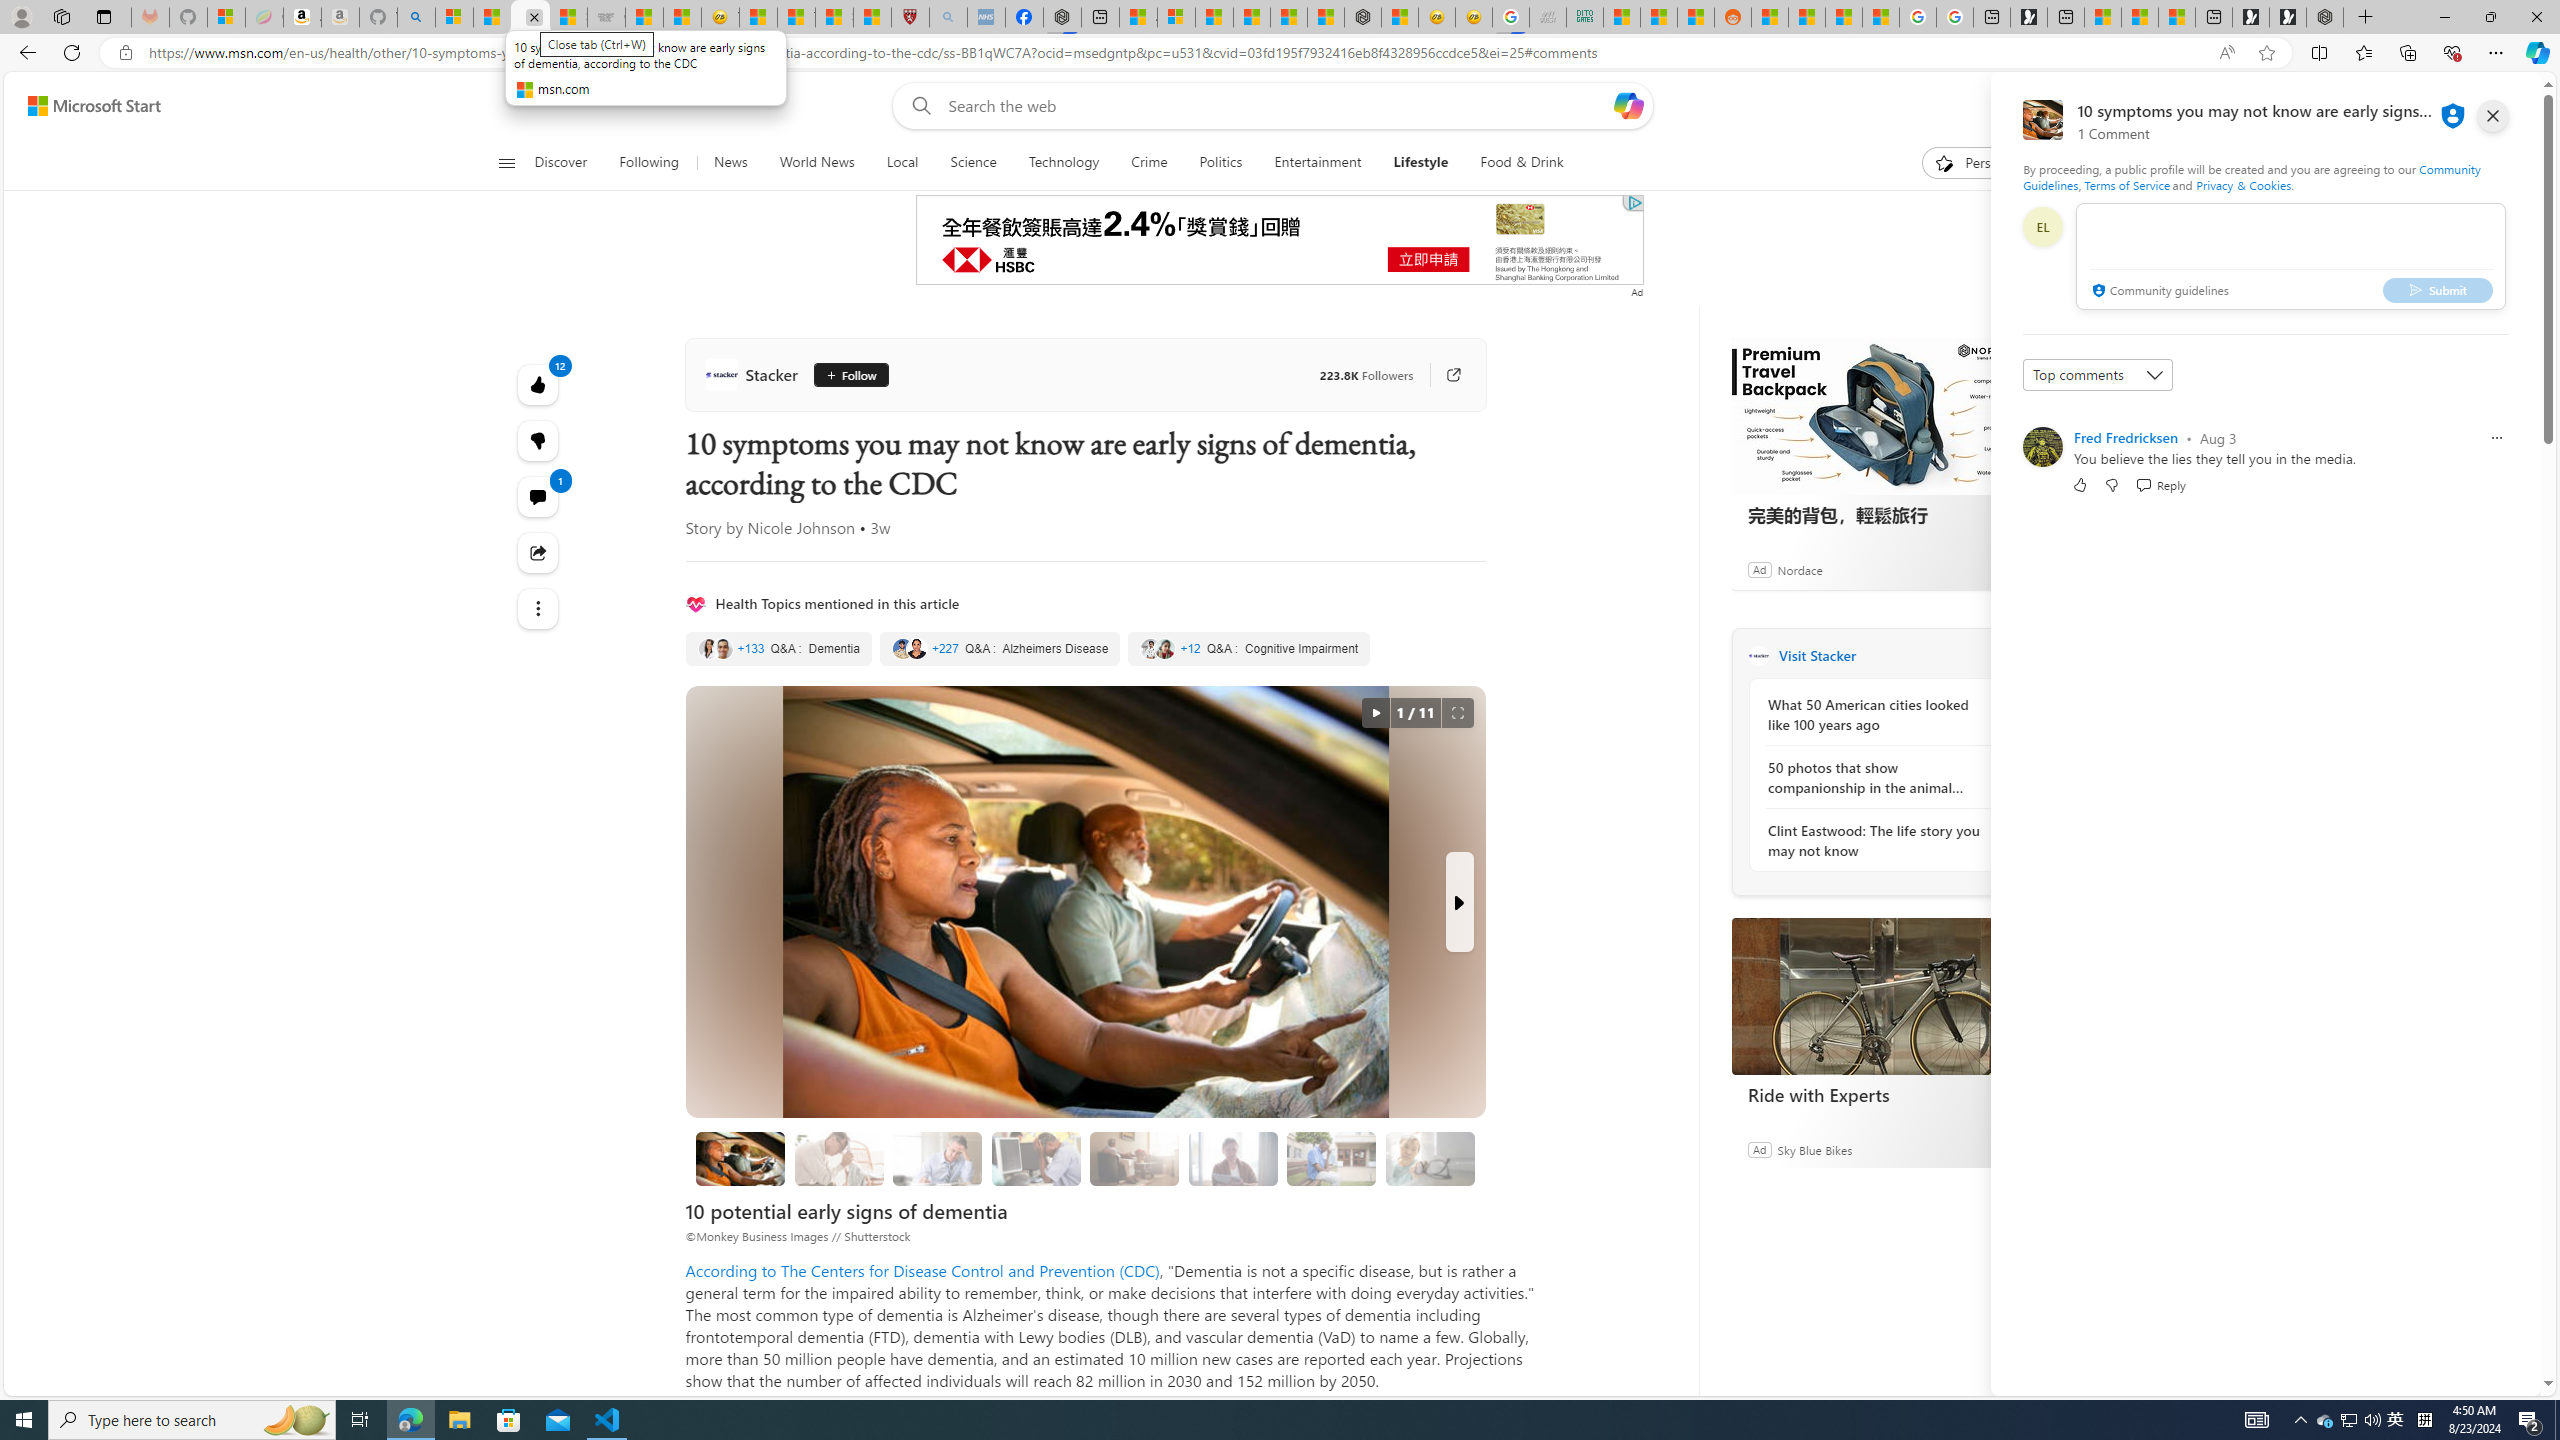  What do you see at coordinates (537, 608) in the screenshot?
I see `'See more'` at bounding box center [537, 608].